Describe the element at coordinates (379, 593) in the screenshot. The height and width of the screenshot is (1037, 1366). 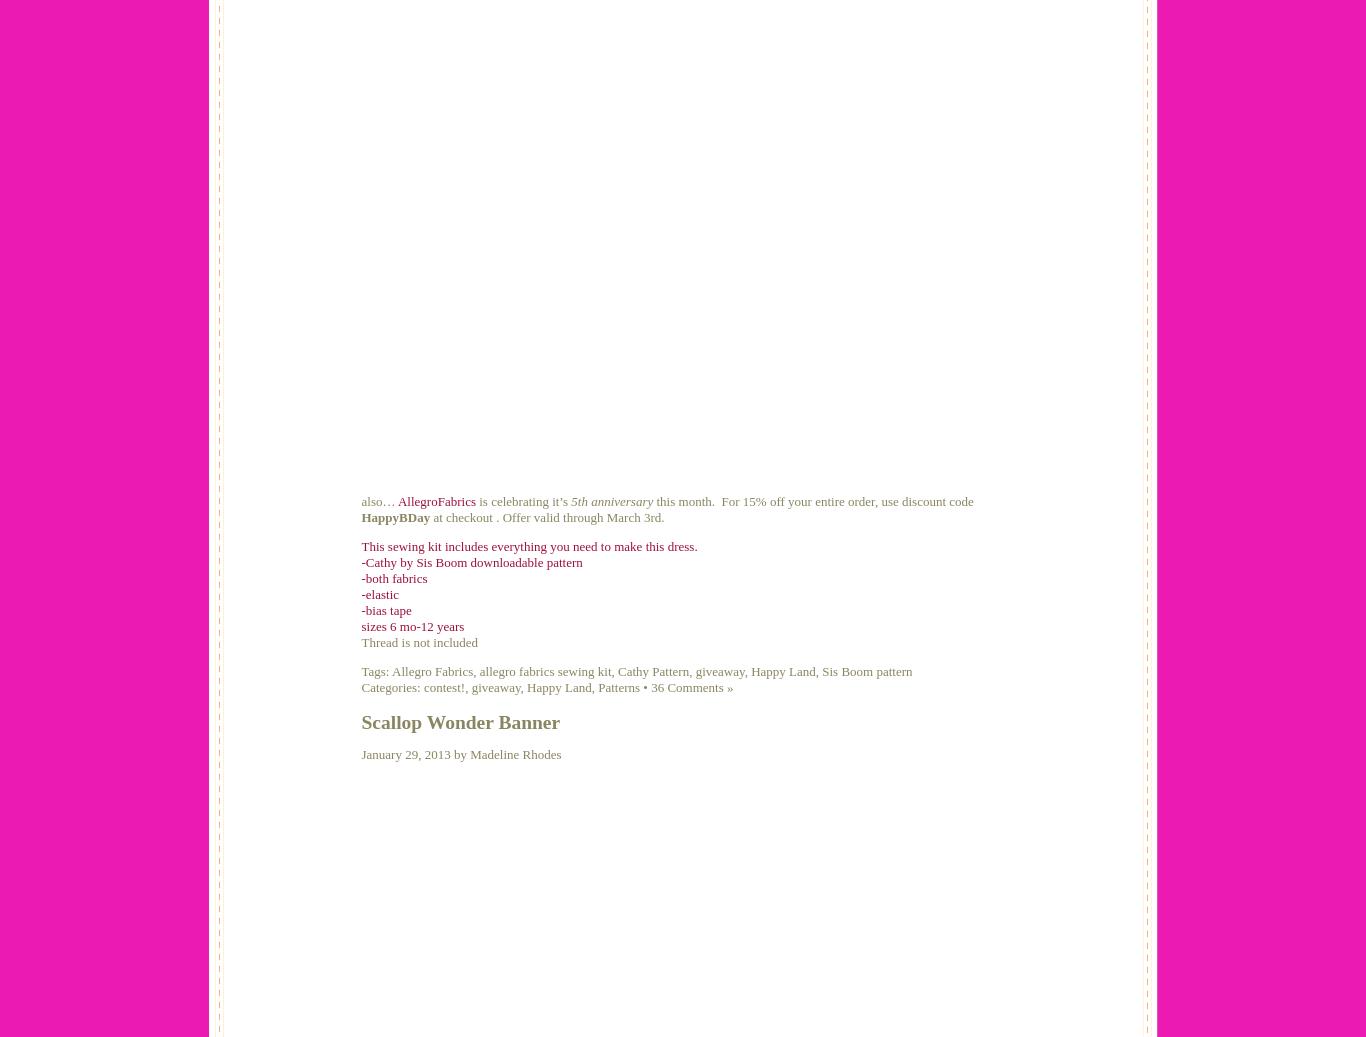
I see `'-elastic'` at that location.